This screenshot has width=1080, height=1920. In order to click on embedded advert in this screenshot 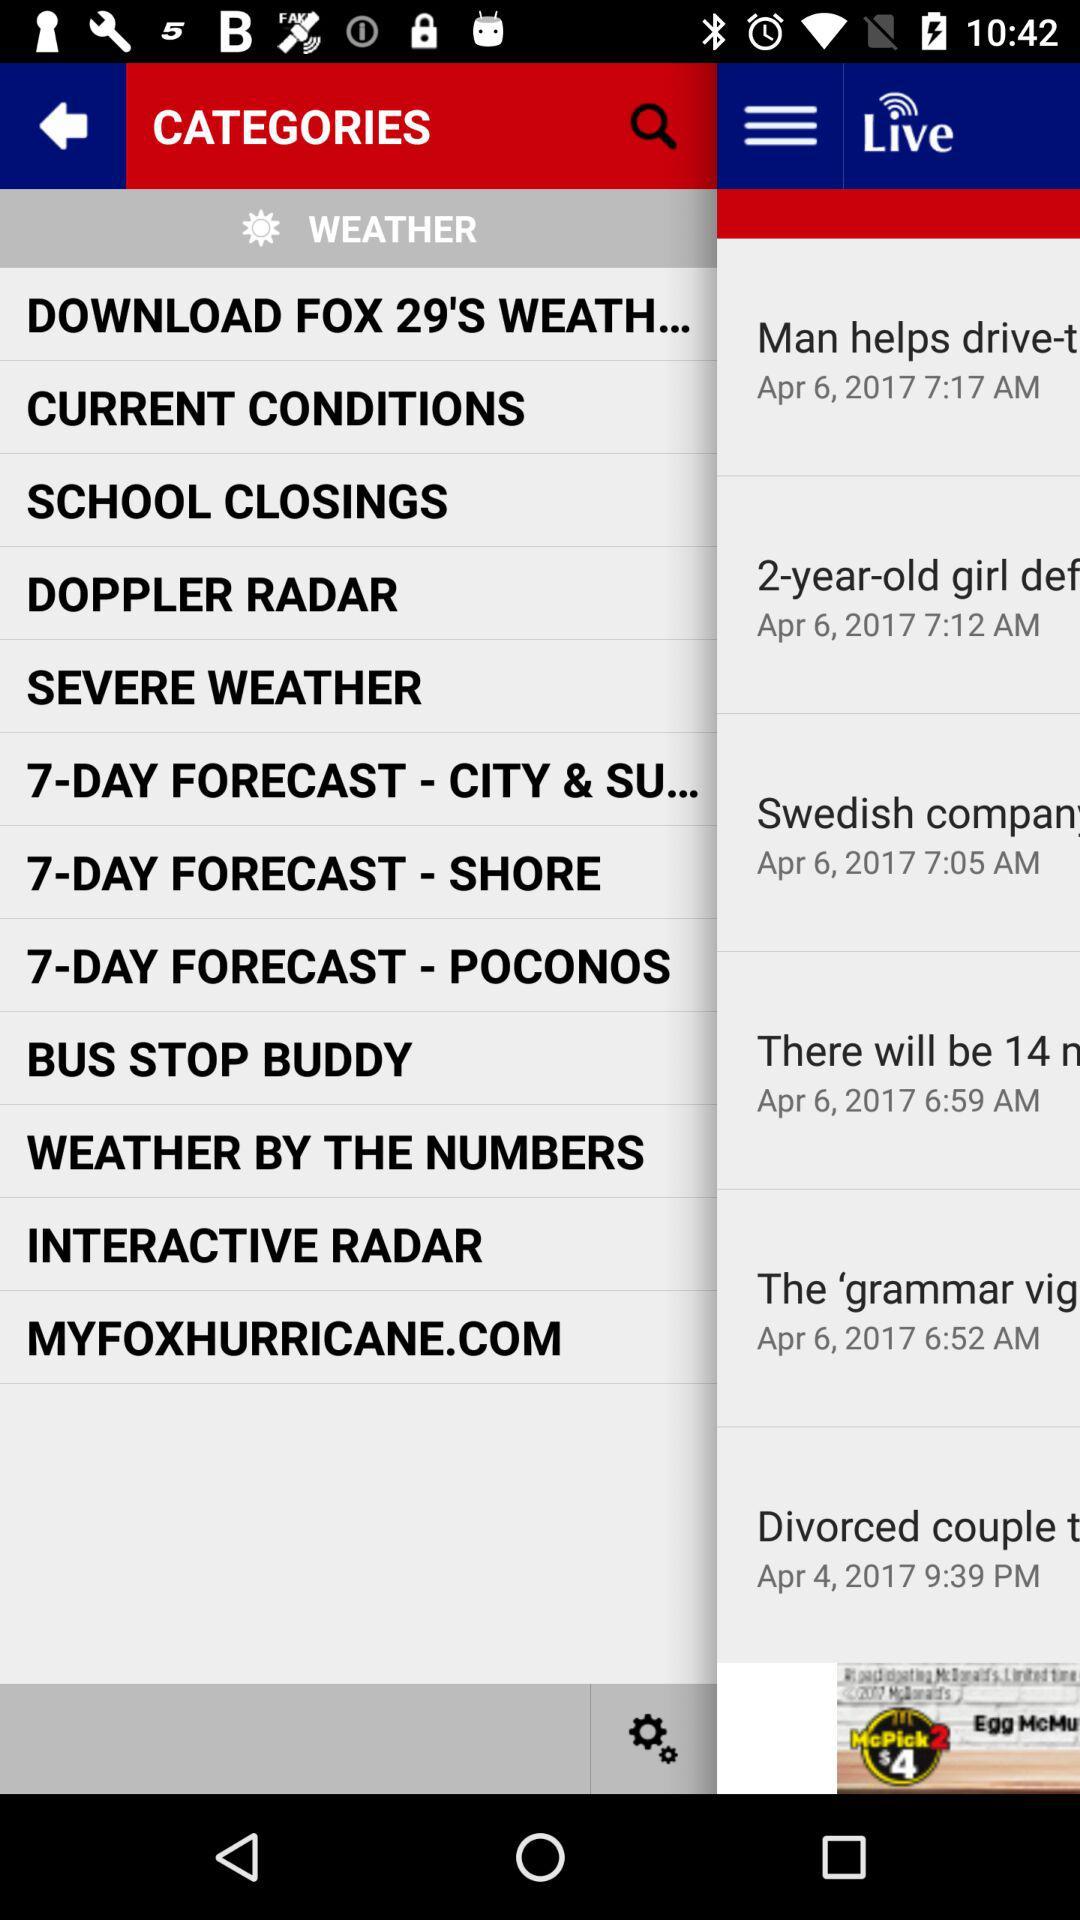, I will do `click(957, 1727)`.